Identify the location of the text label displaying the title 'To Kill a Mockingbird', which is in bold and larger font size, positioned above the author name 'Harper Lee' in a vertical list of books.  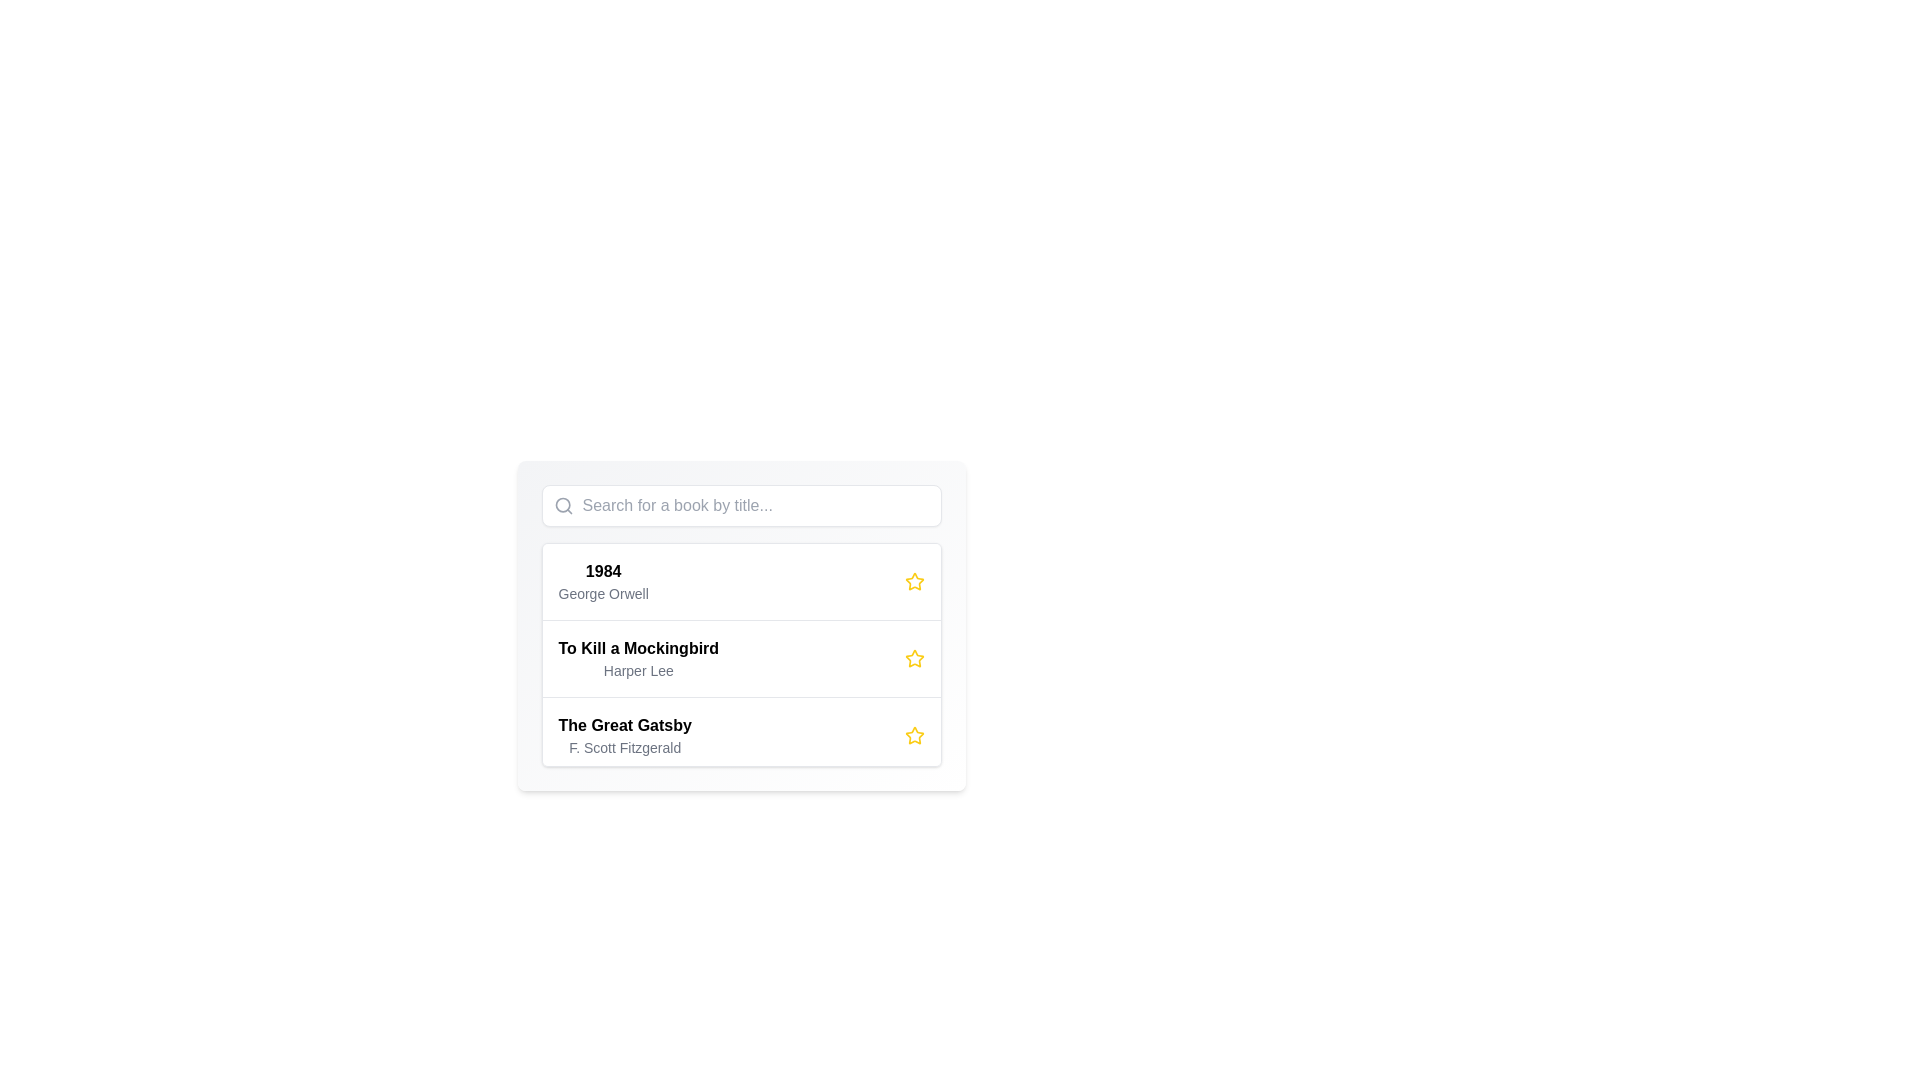
(637, 648).